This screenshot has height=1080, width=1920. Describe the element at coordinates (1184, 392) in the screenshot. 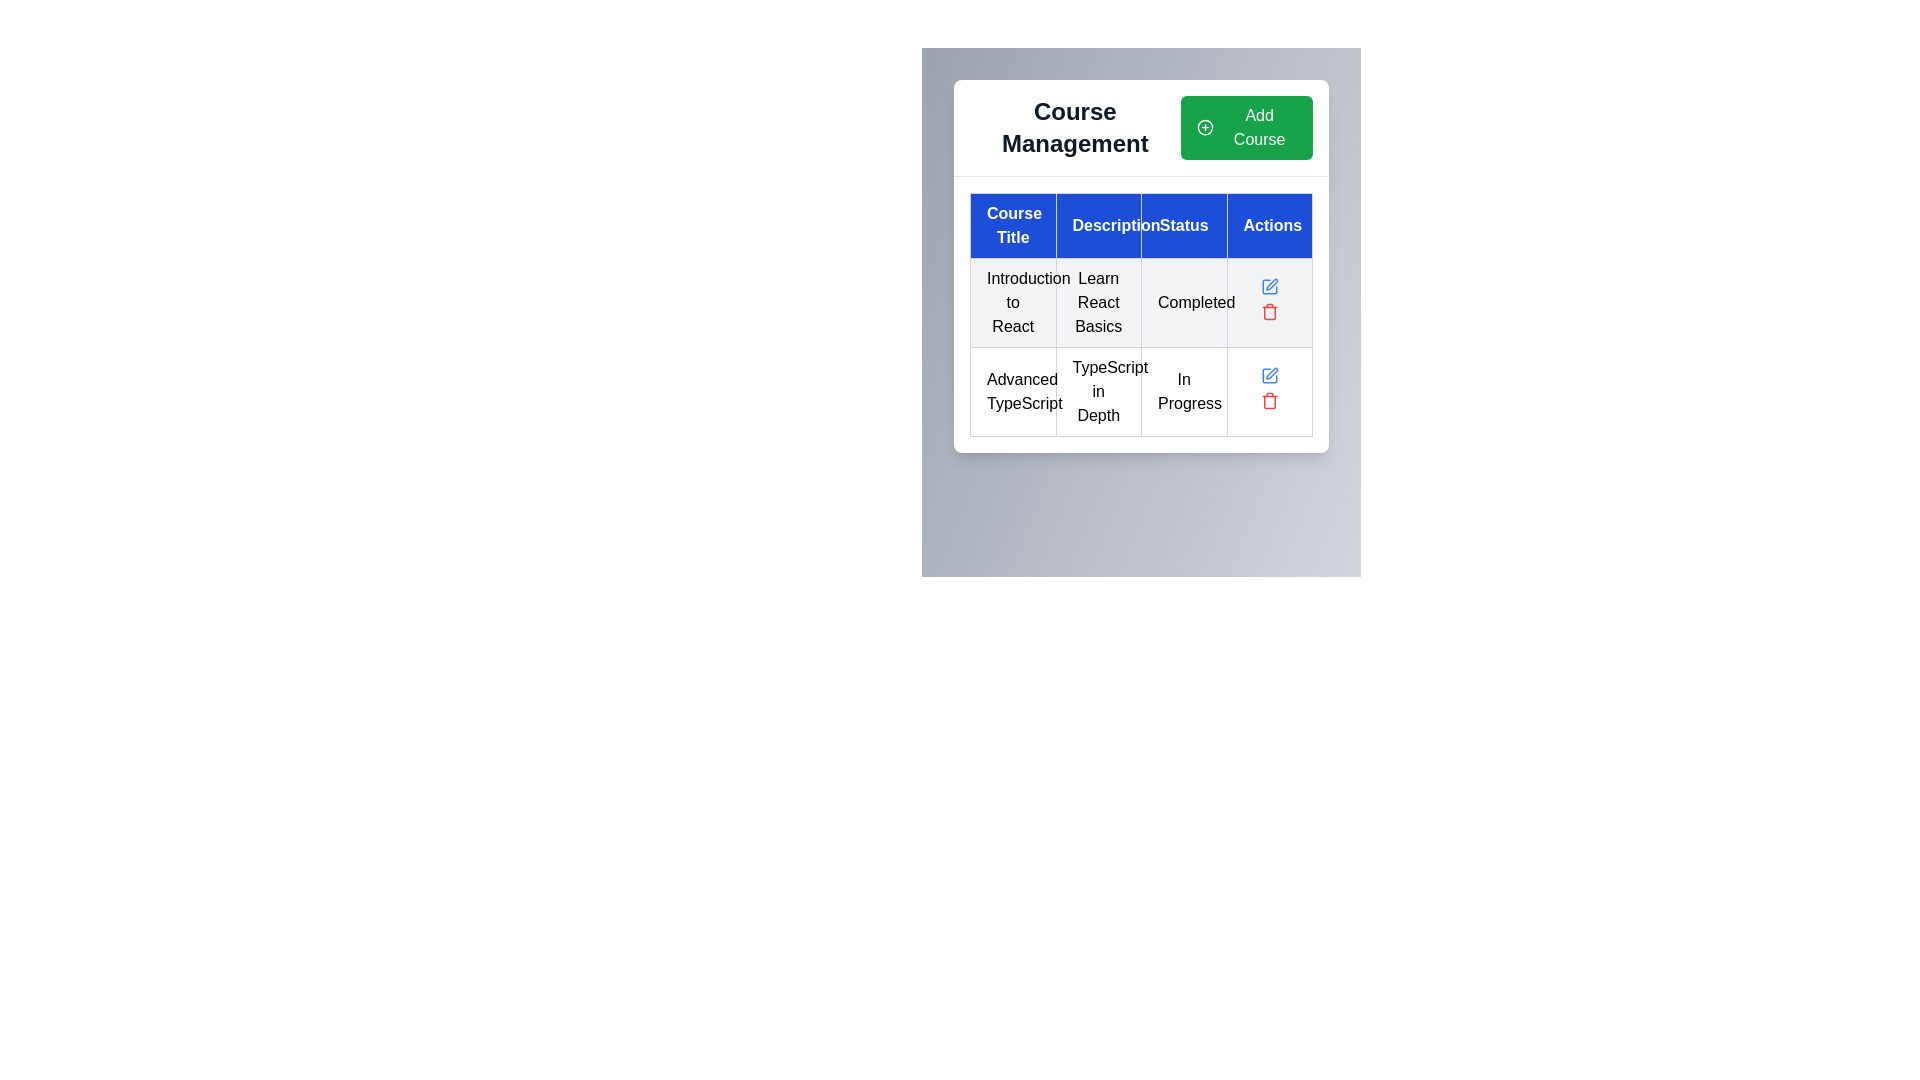

I see `the status indicator text label that shows 'In Progress' for the course 'Advanced TypeScript', located in the third column of the second row` at that location.